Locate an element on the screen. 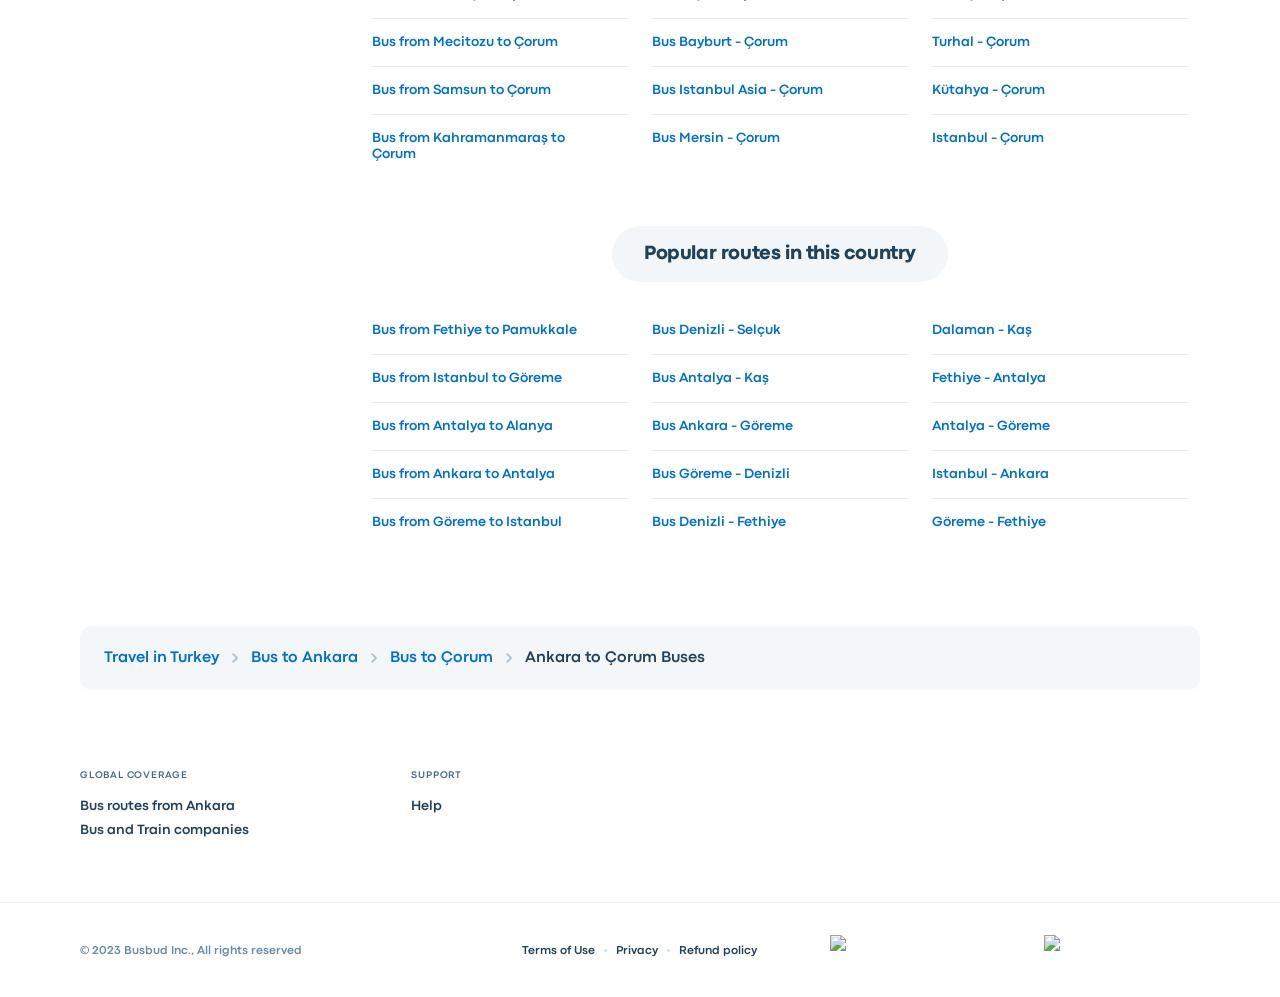 Image resolution: width=1280 pixels, height=997 pixels. 'Dalaman - Kaş' is located at coordinates (980, 328).